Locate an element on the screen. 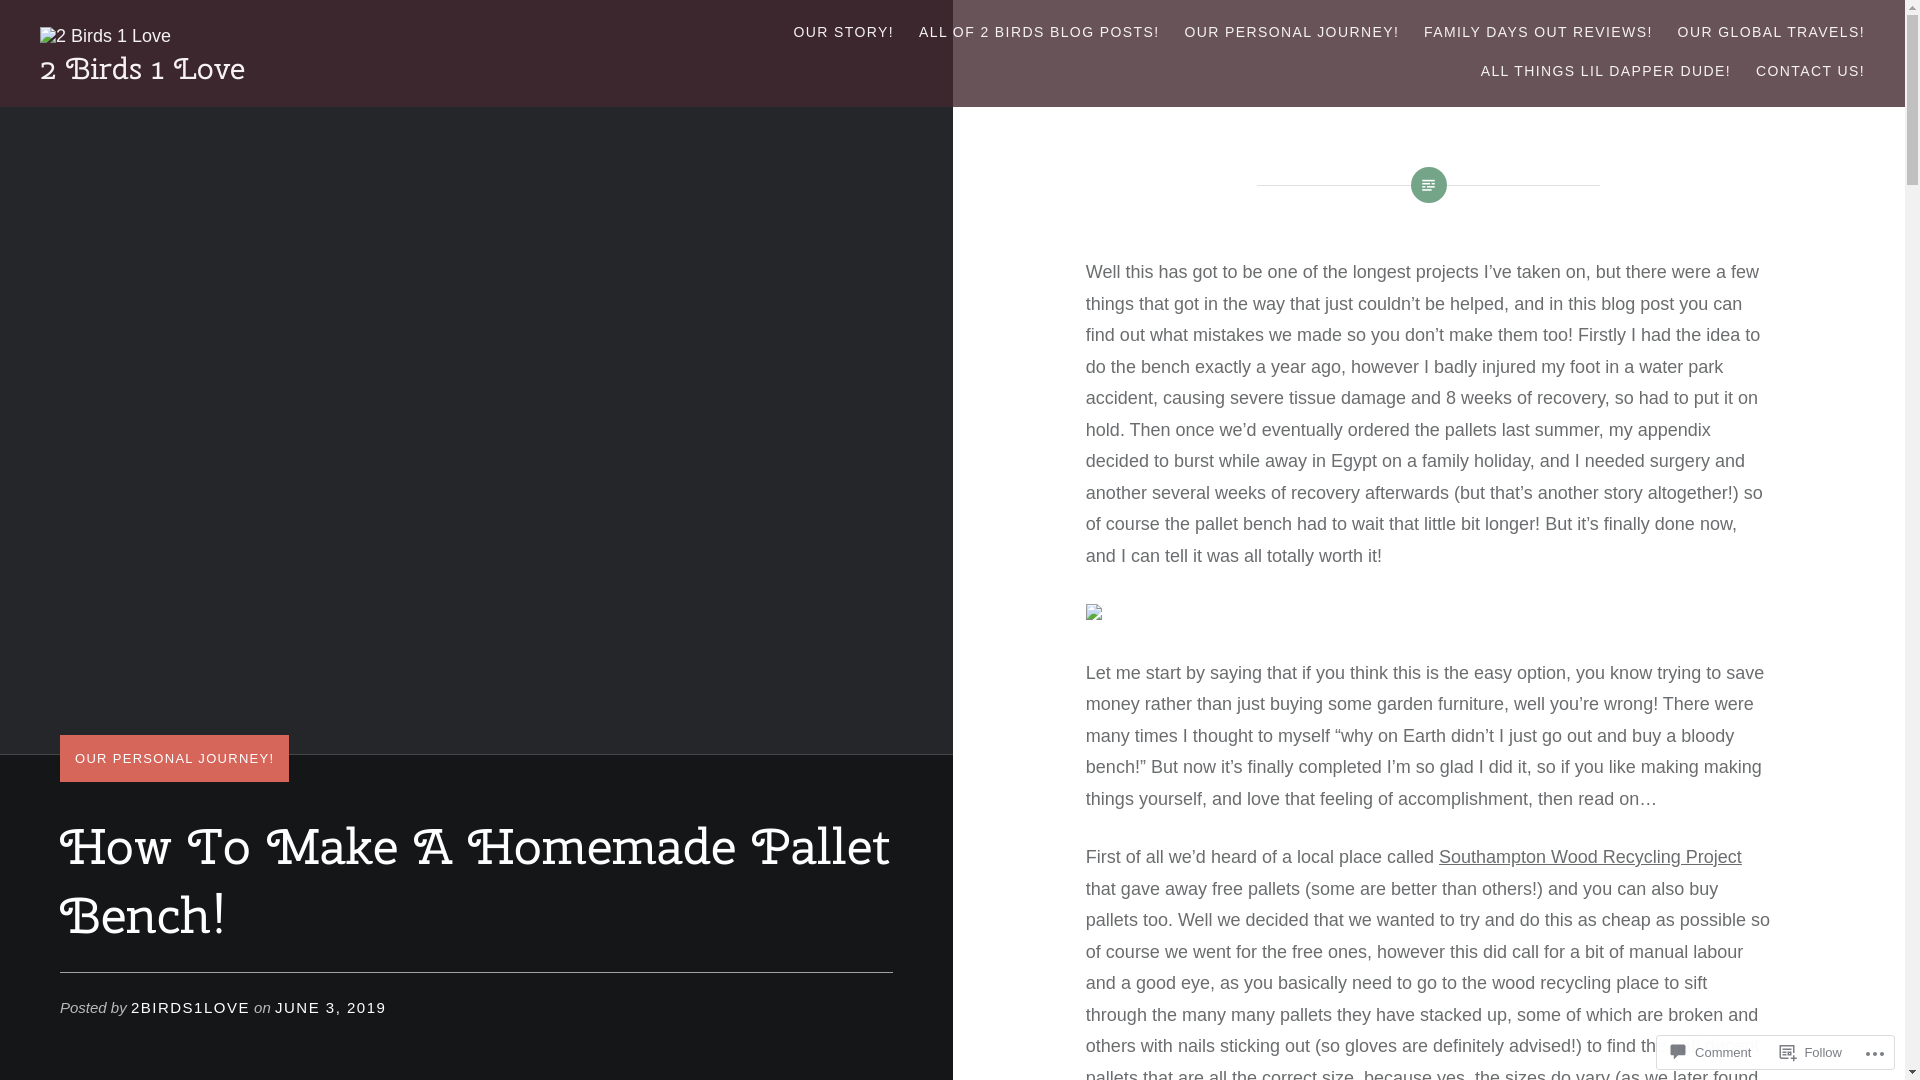  'OUR STORY!' is located at coordinates (843, 32).